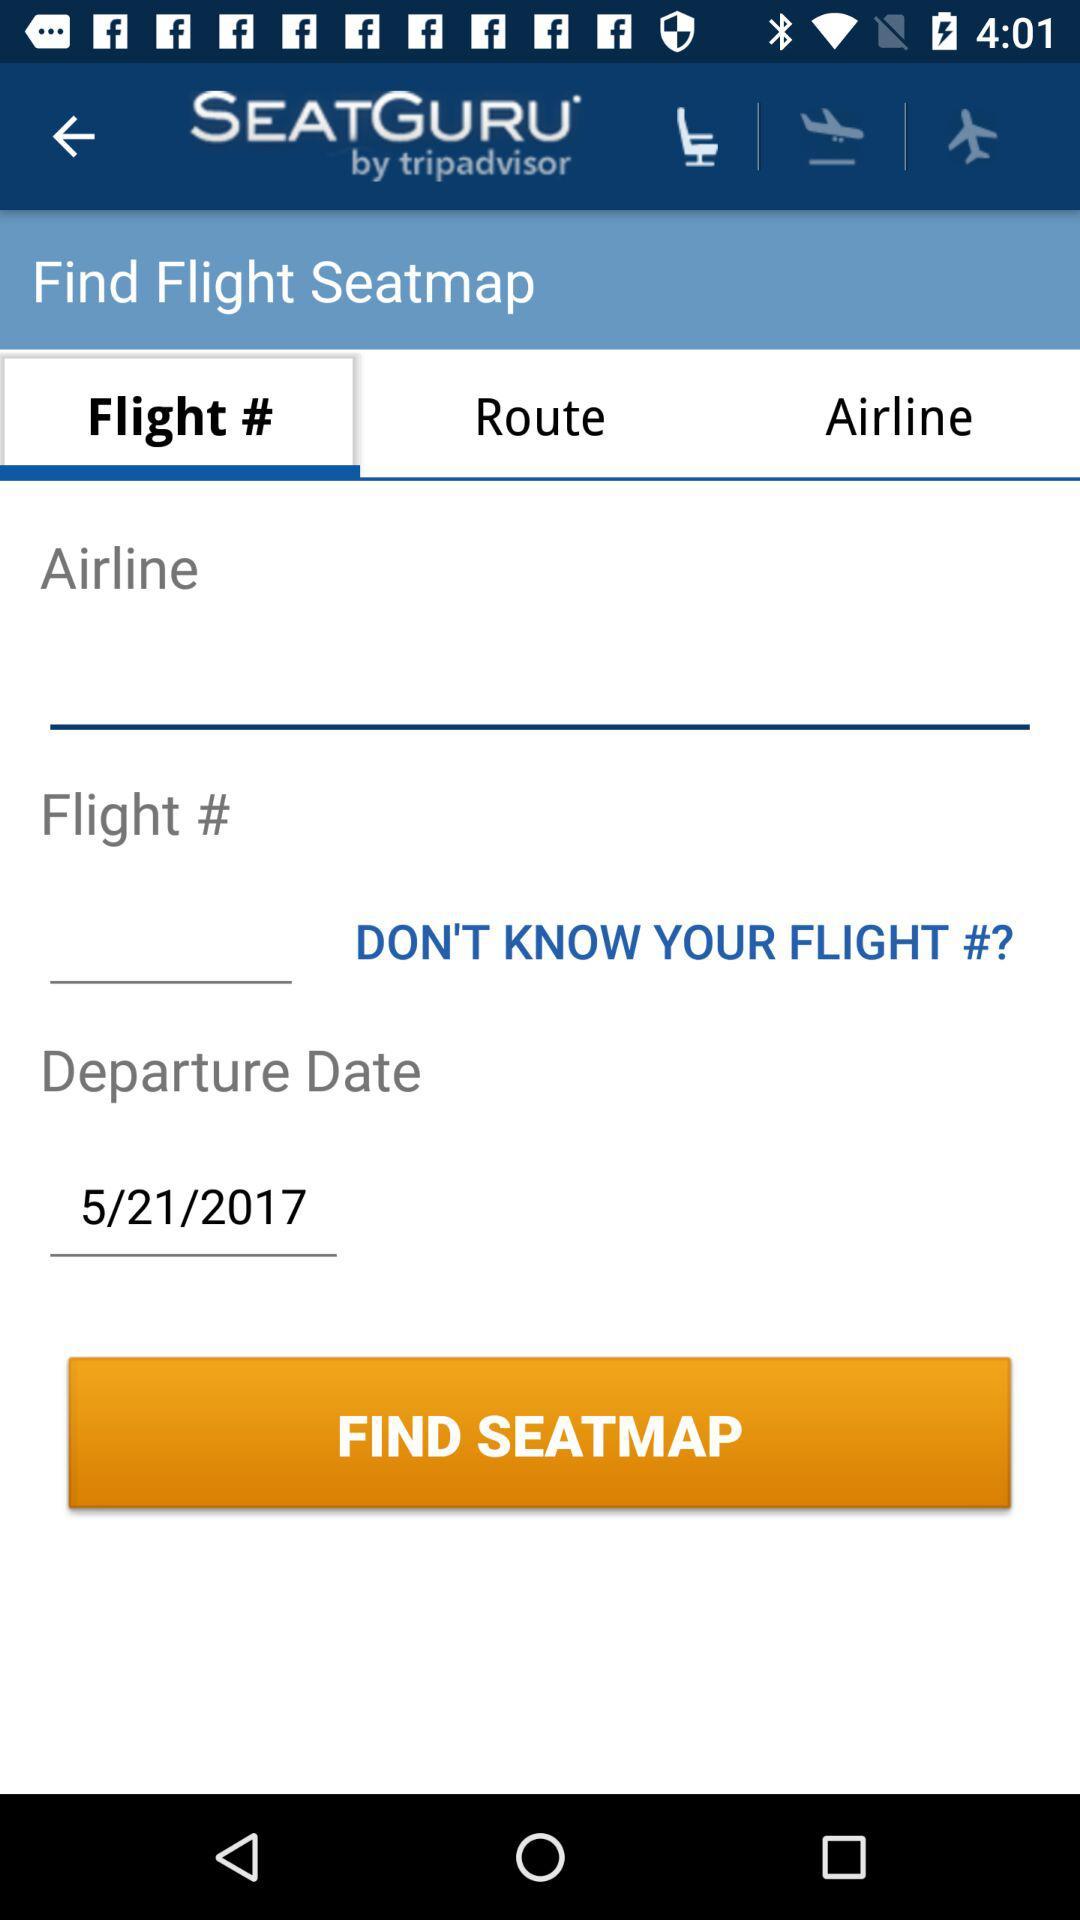 Image resolution: width=1080 pixels, height=1920 pixels. Describe the element at coordinates (169, 939) in the screenshot. I see `the icon above departure date item` at that location.